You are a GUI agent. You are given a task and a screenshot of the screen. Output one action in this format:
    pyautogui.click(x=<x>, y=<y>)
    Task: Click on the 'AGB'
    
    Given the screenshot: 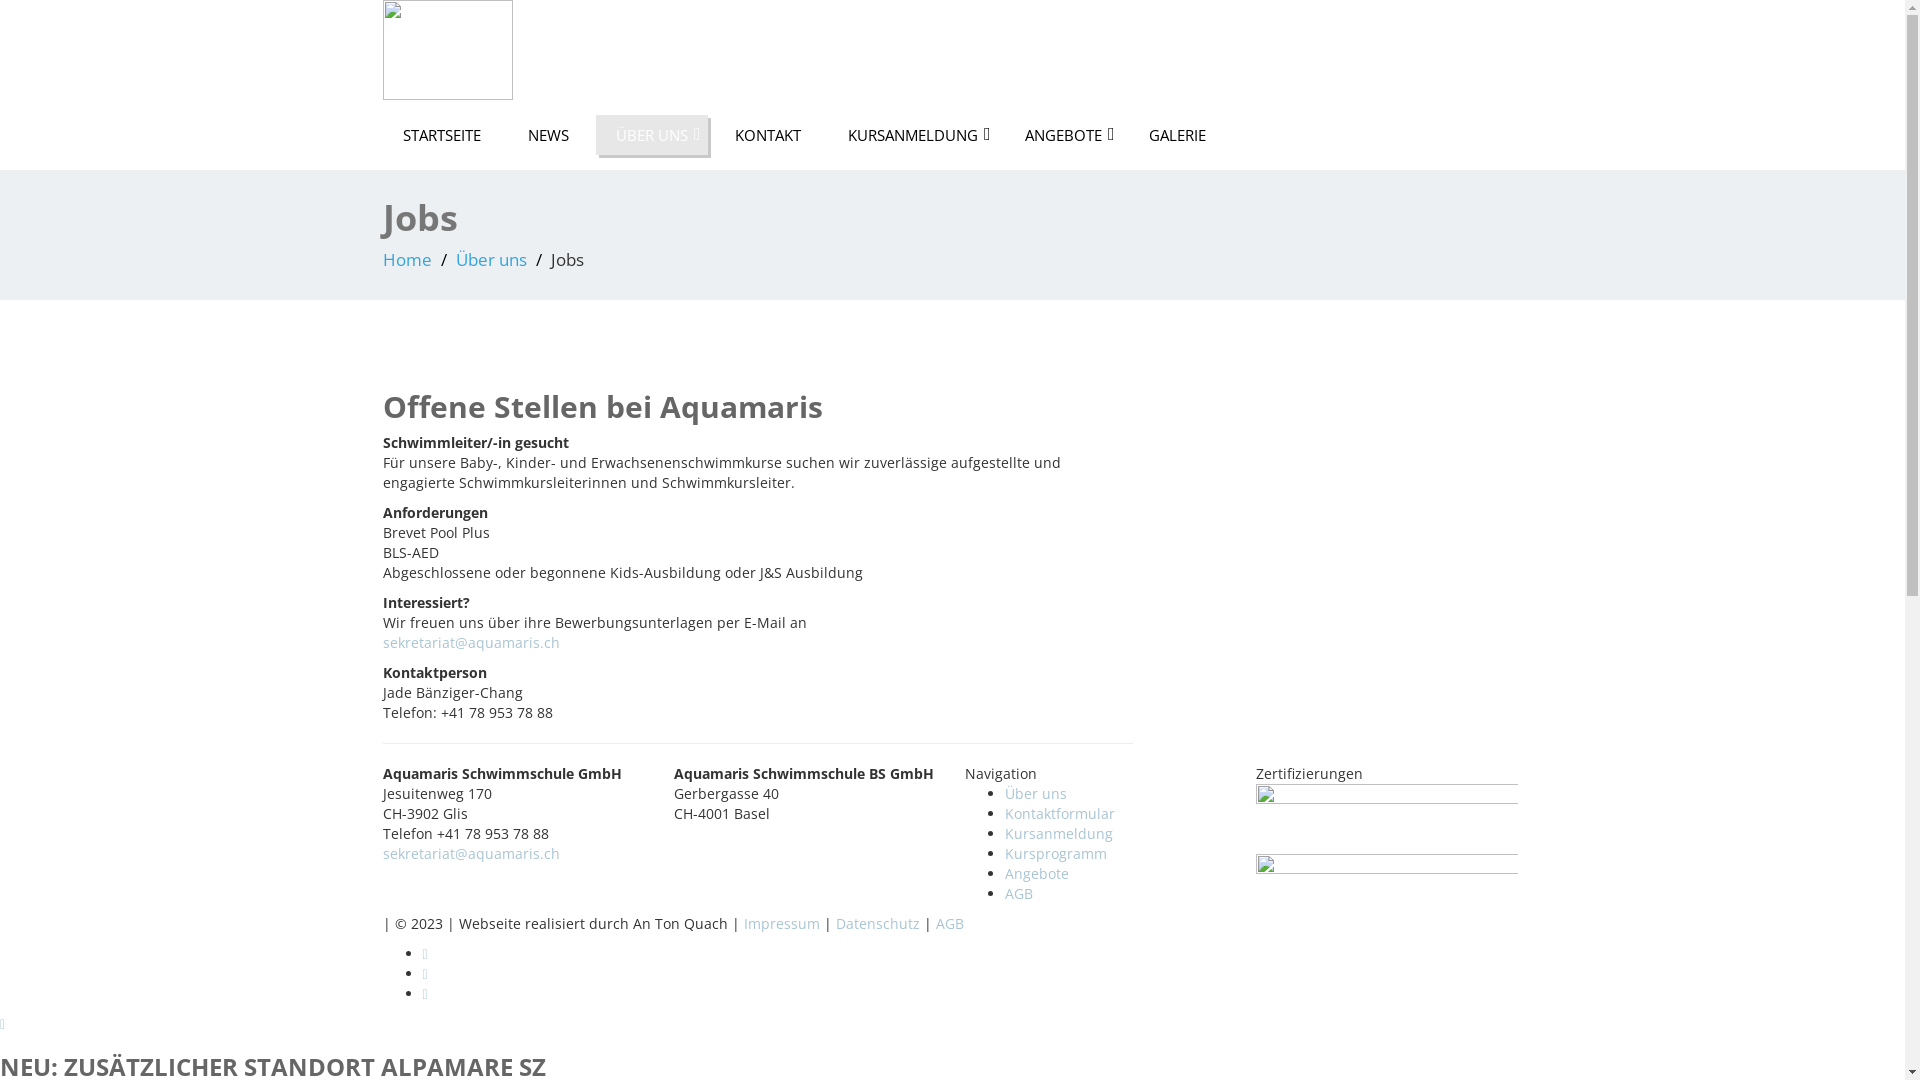 What is the action you would take?
    pyautogui.click(x=1018, y=892)
    